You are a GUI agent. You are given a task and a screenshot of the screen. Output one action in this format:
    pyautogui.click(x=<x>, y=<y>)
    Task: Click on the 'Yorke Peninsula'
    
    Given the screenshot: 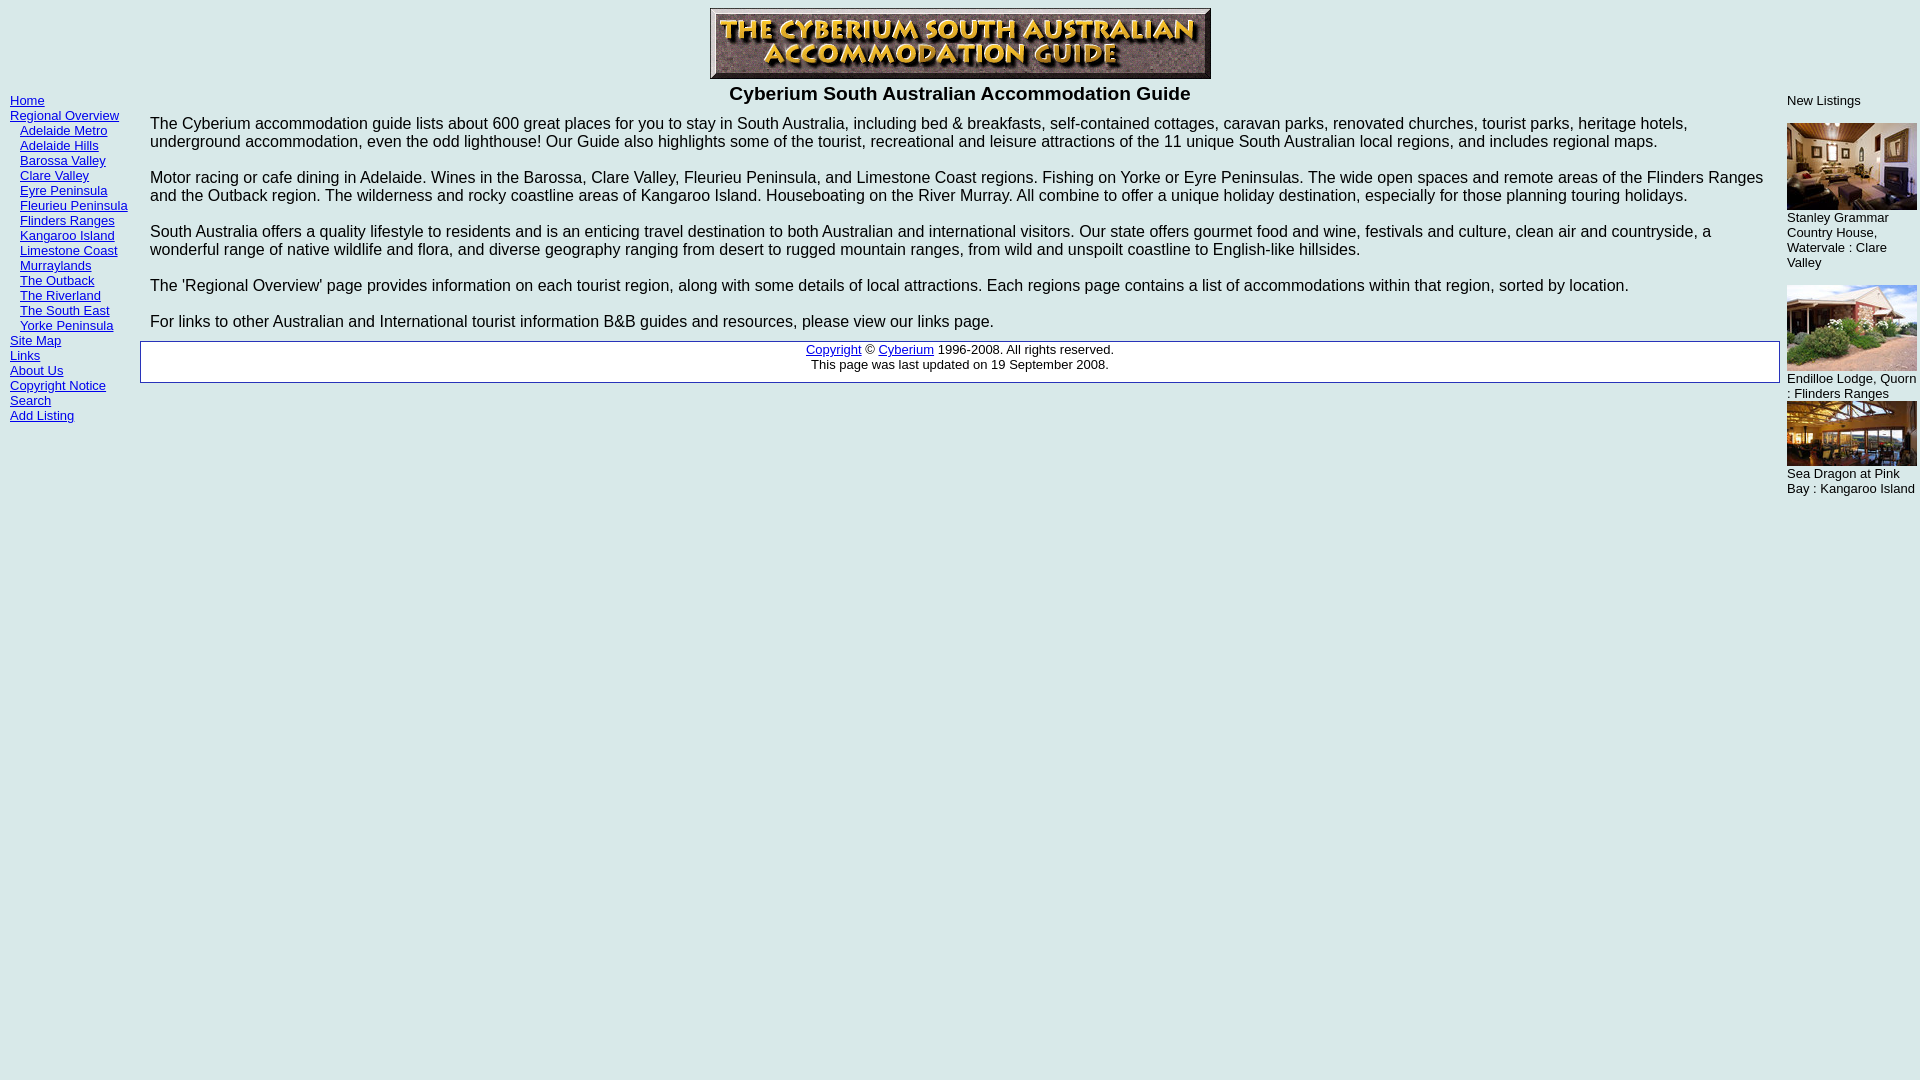 What is the action you would take?
    pyautogui.click(x=66, y=324)
    